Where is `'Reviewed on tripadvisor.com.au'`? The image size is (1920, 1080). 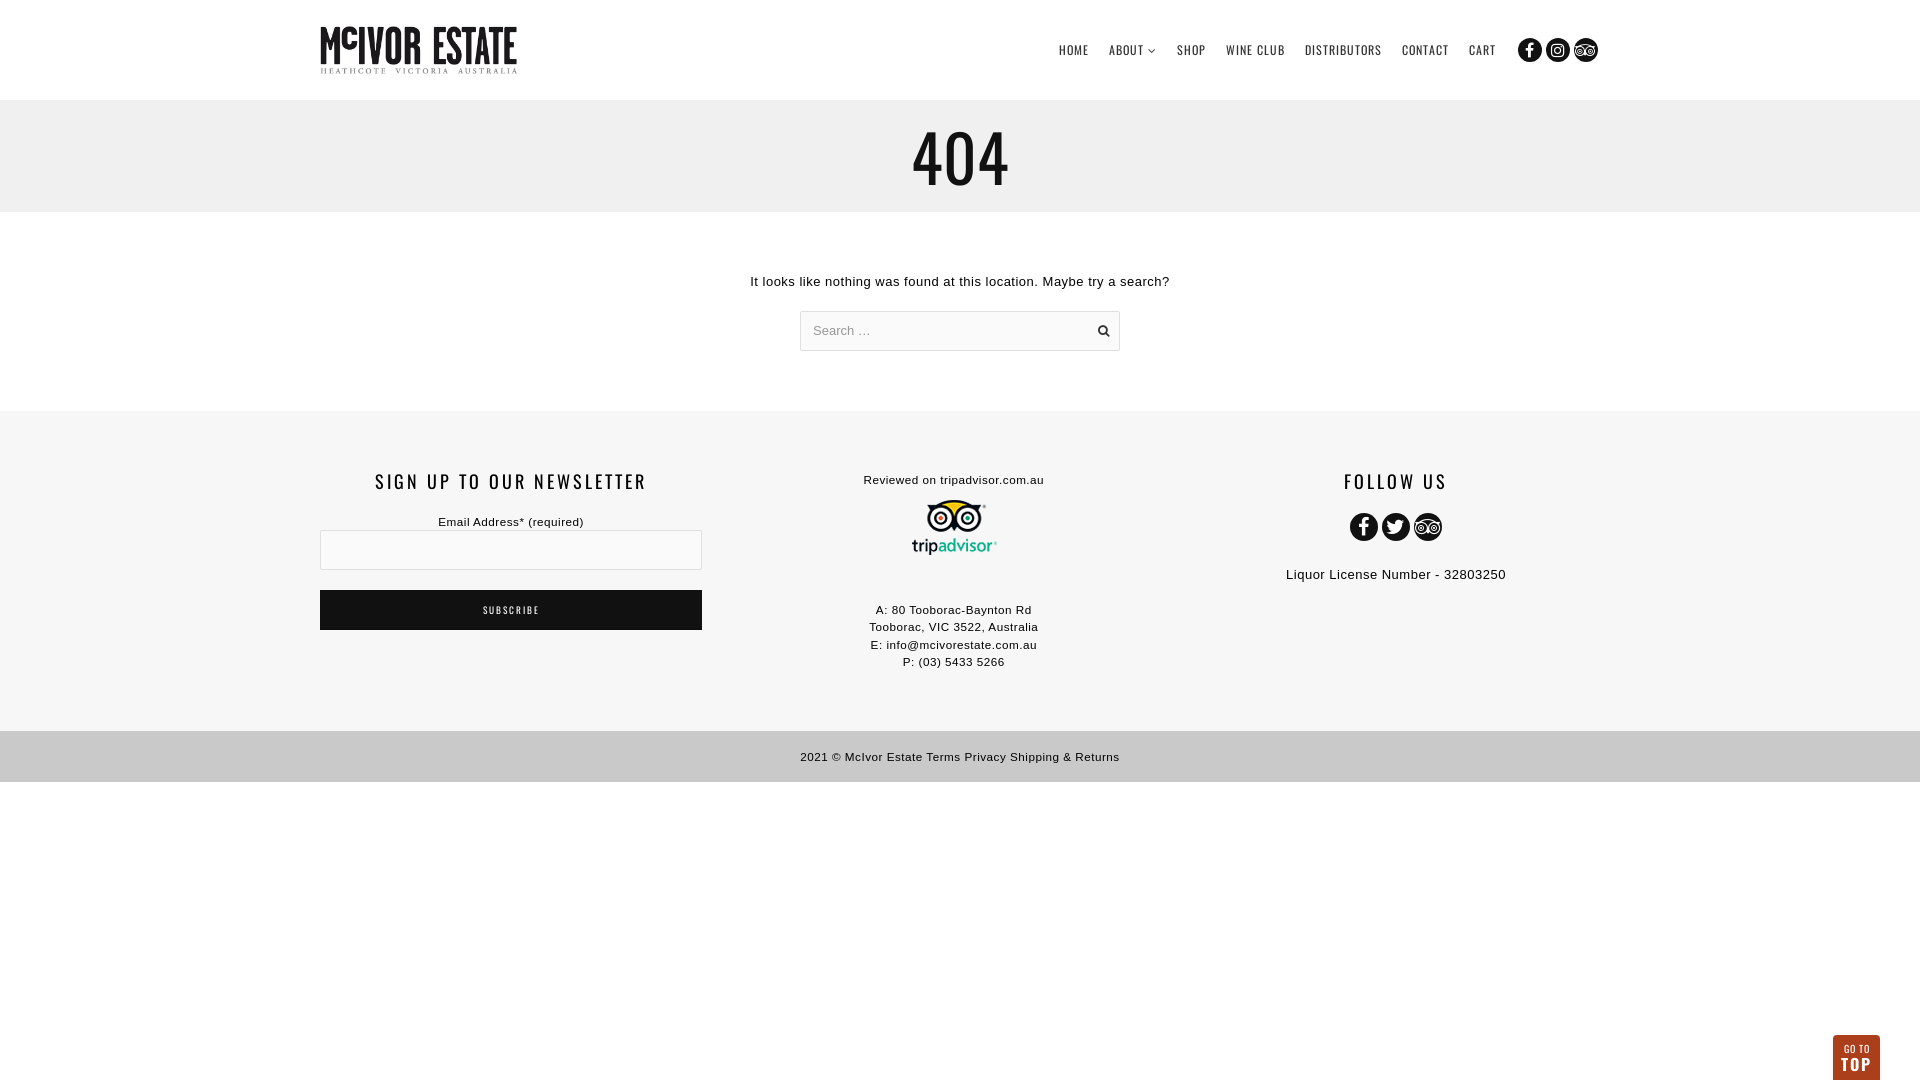
'Reviewed on tripadvisor.com.au' is located at coordinates (952, 479).